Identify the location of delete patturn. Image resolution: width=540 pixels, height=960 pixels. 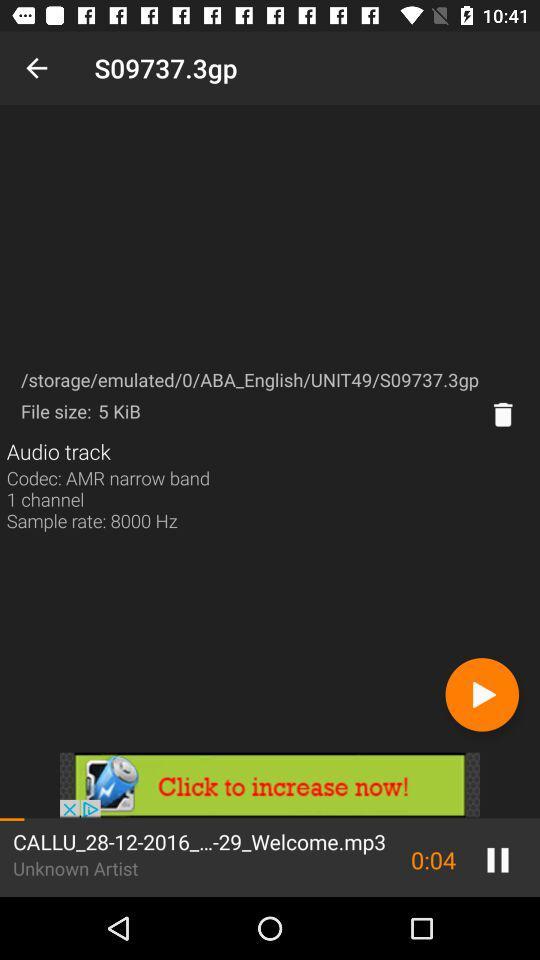
(502, 413).